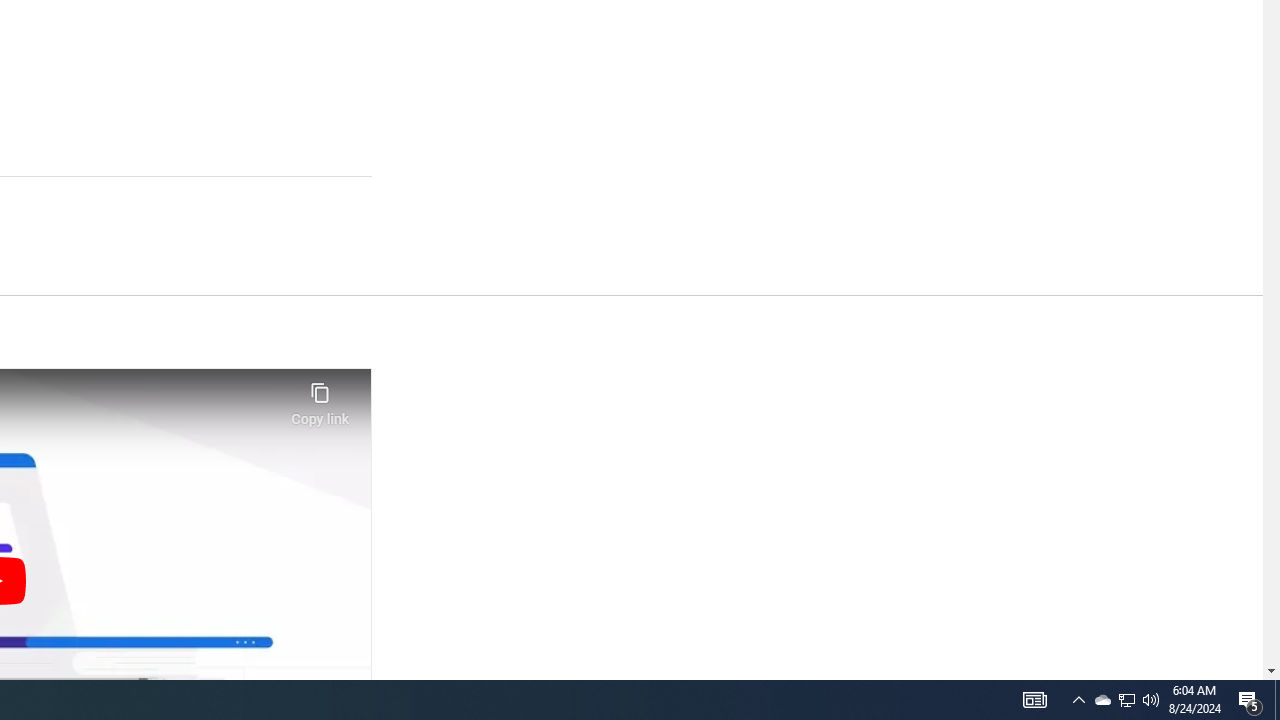 Image resolution: width=1280 pixels, height=720 pixels. What do you see at coordinates (320, 398) in the screenshot?
I see `'Copy link'` at bounding box center [320, 398].